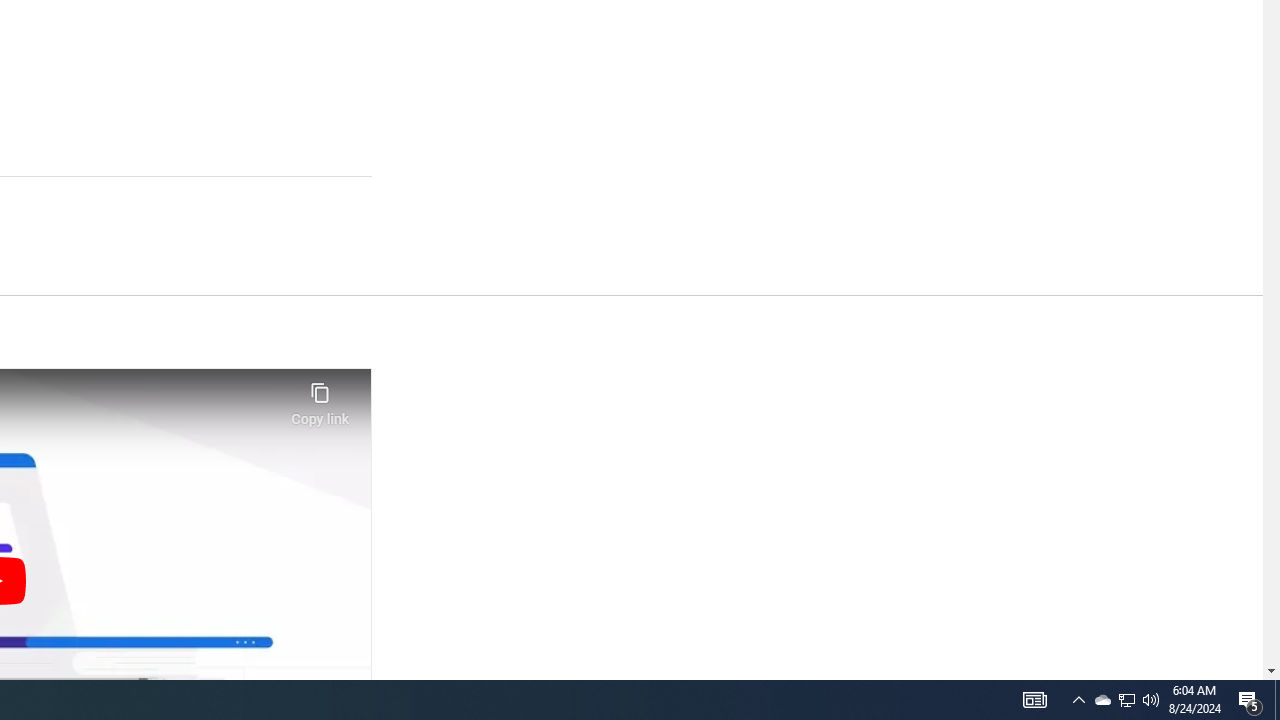 Image resolution: width=1280 pixels, height=720 pixels. What do you see at coordinates (320, 398) in the screenshot?
I see `'Copy link'` at bounding box center [320, 398].